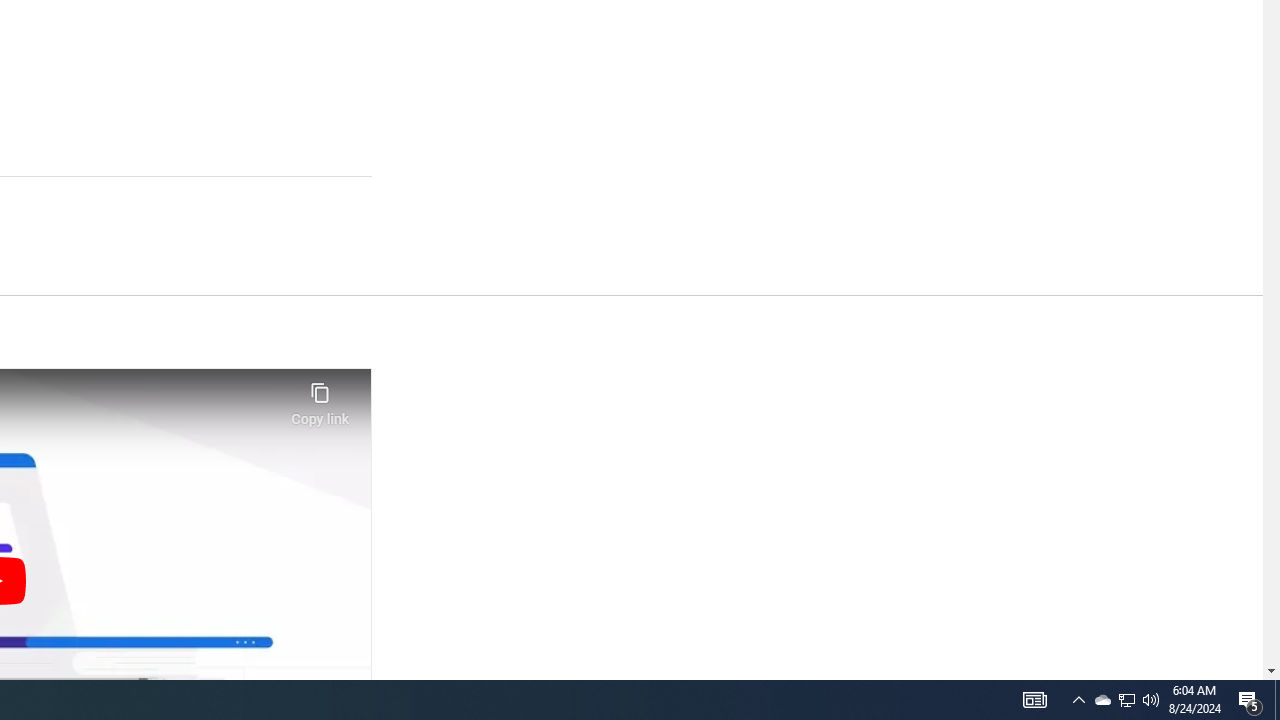 Image resolution: width=1280 pixels, height=720 pixels. What do you see at coordinates (320, 398) in the screenshot?
I see `'Copy link'` at bounding box center [320, 398].